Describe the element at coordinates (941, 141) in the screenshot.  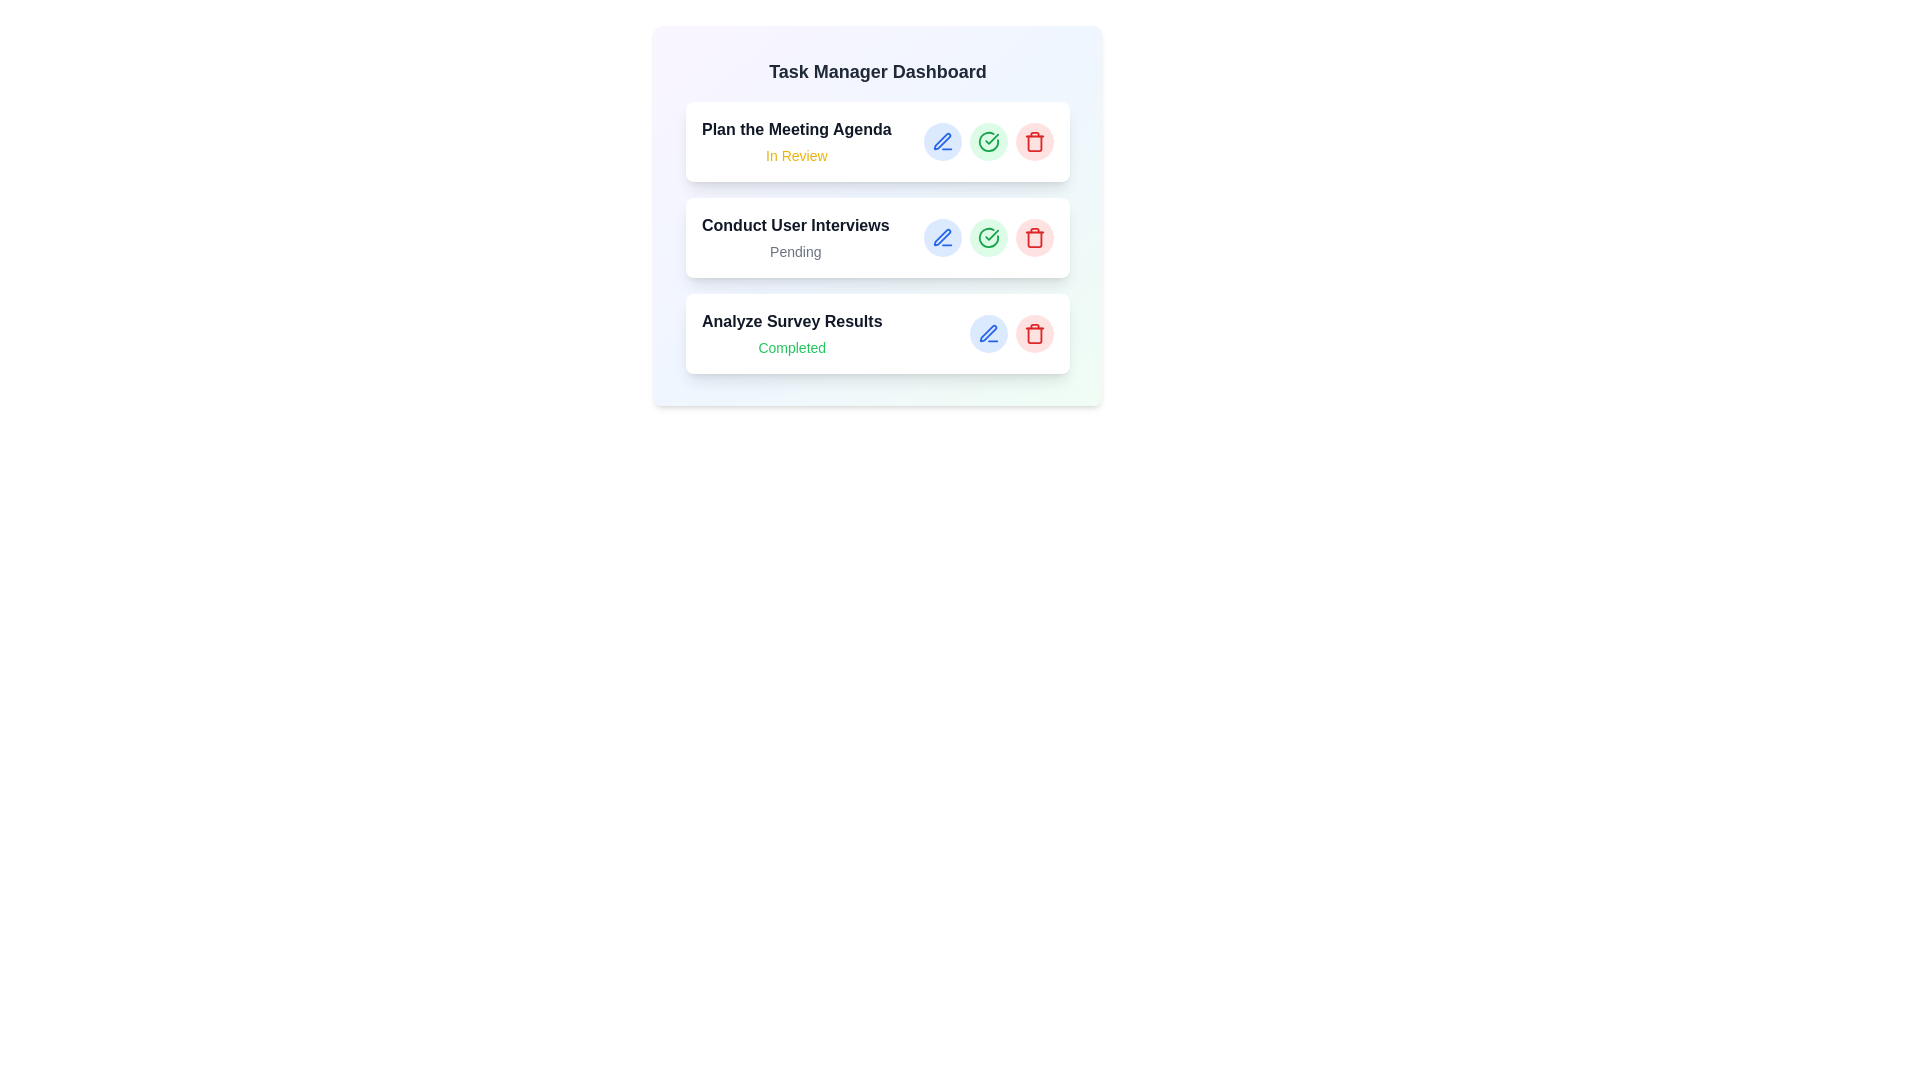
I see `edit button for the task titled 'Plan the Meeting Agenda'` at that location.